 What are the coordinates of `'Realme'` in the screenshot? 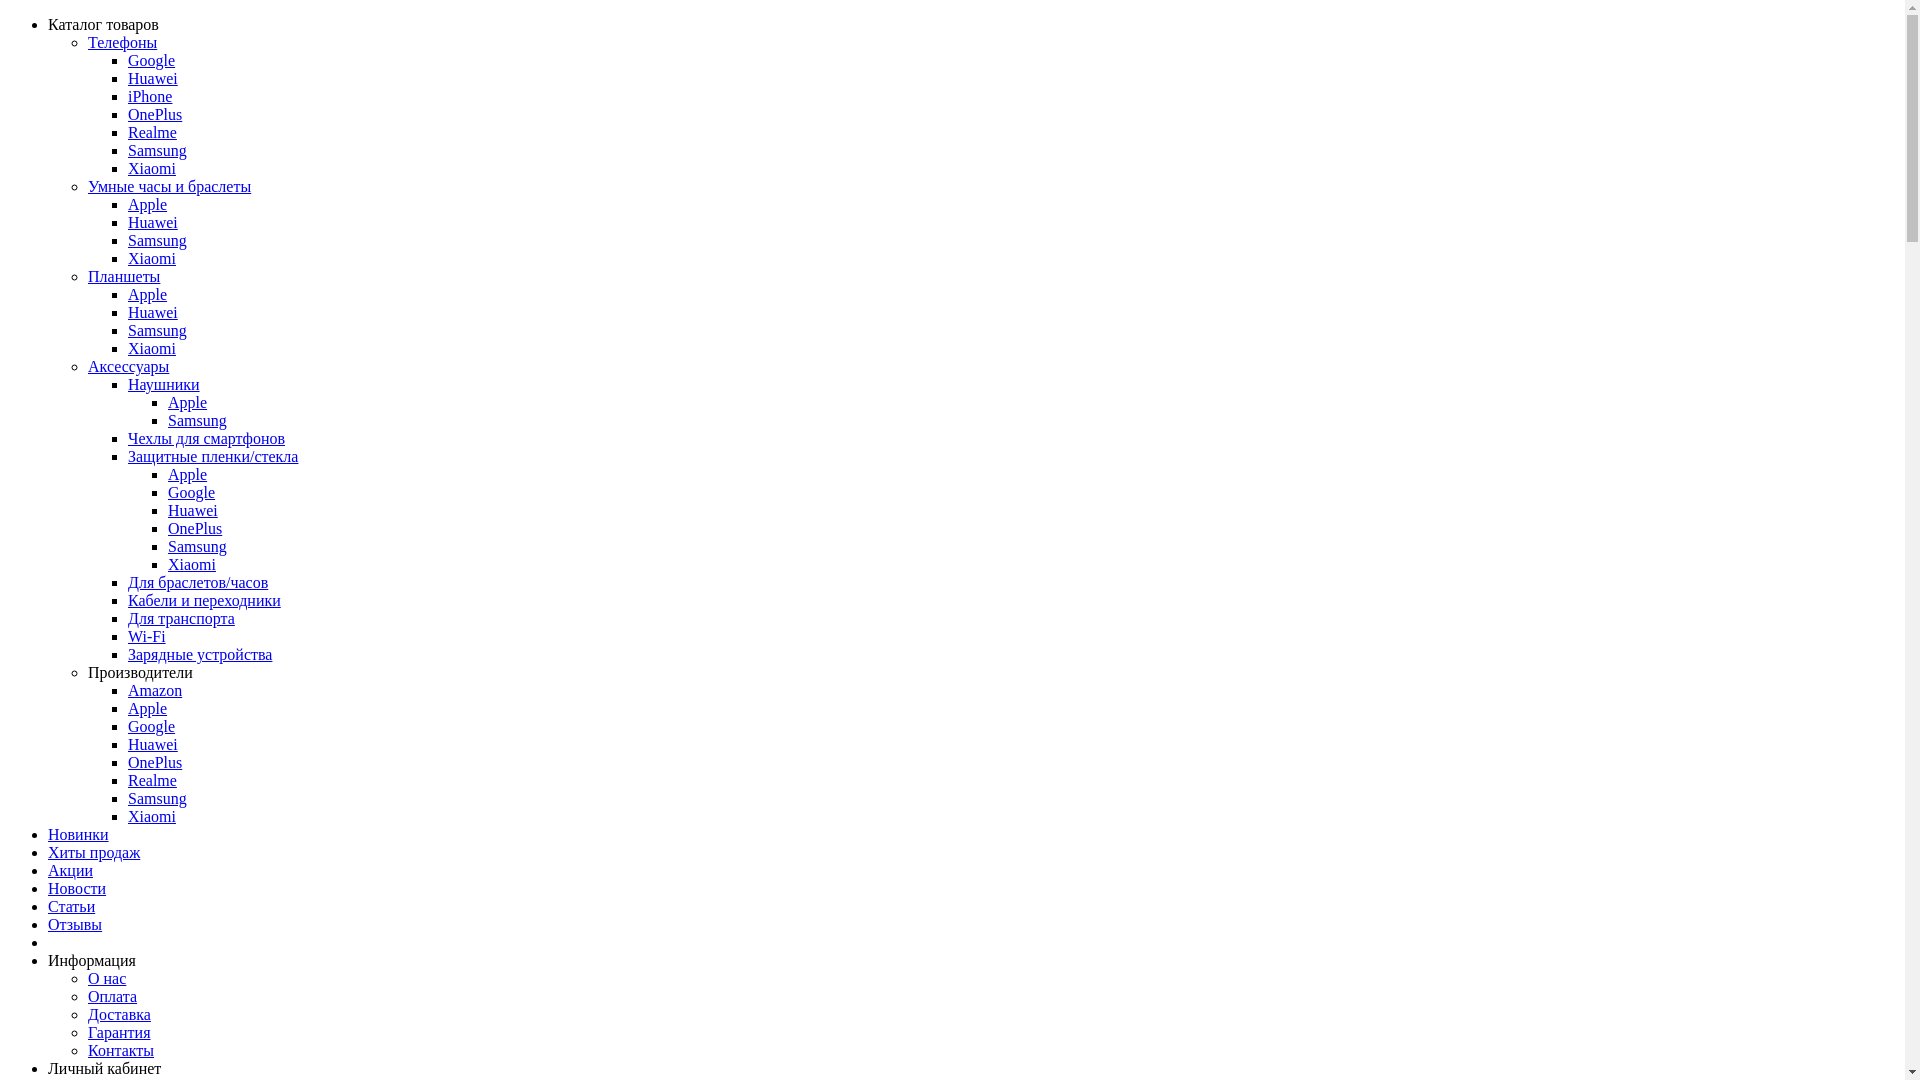 It's located at (127, 779).